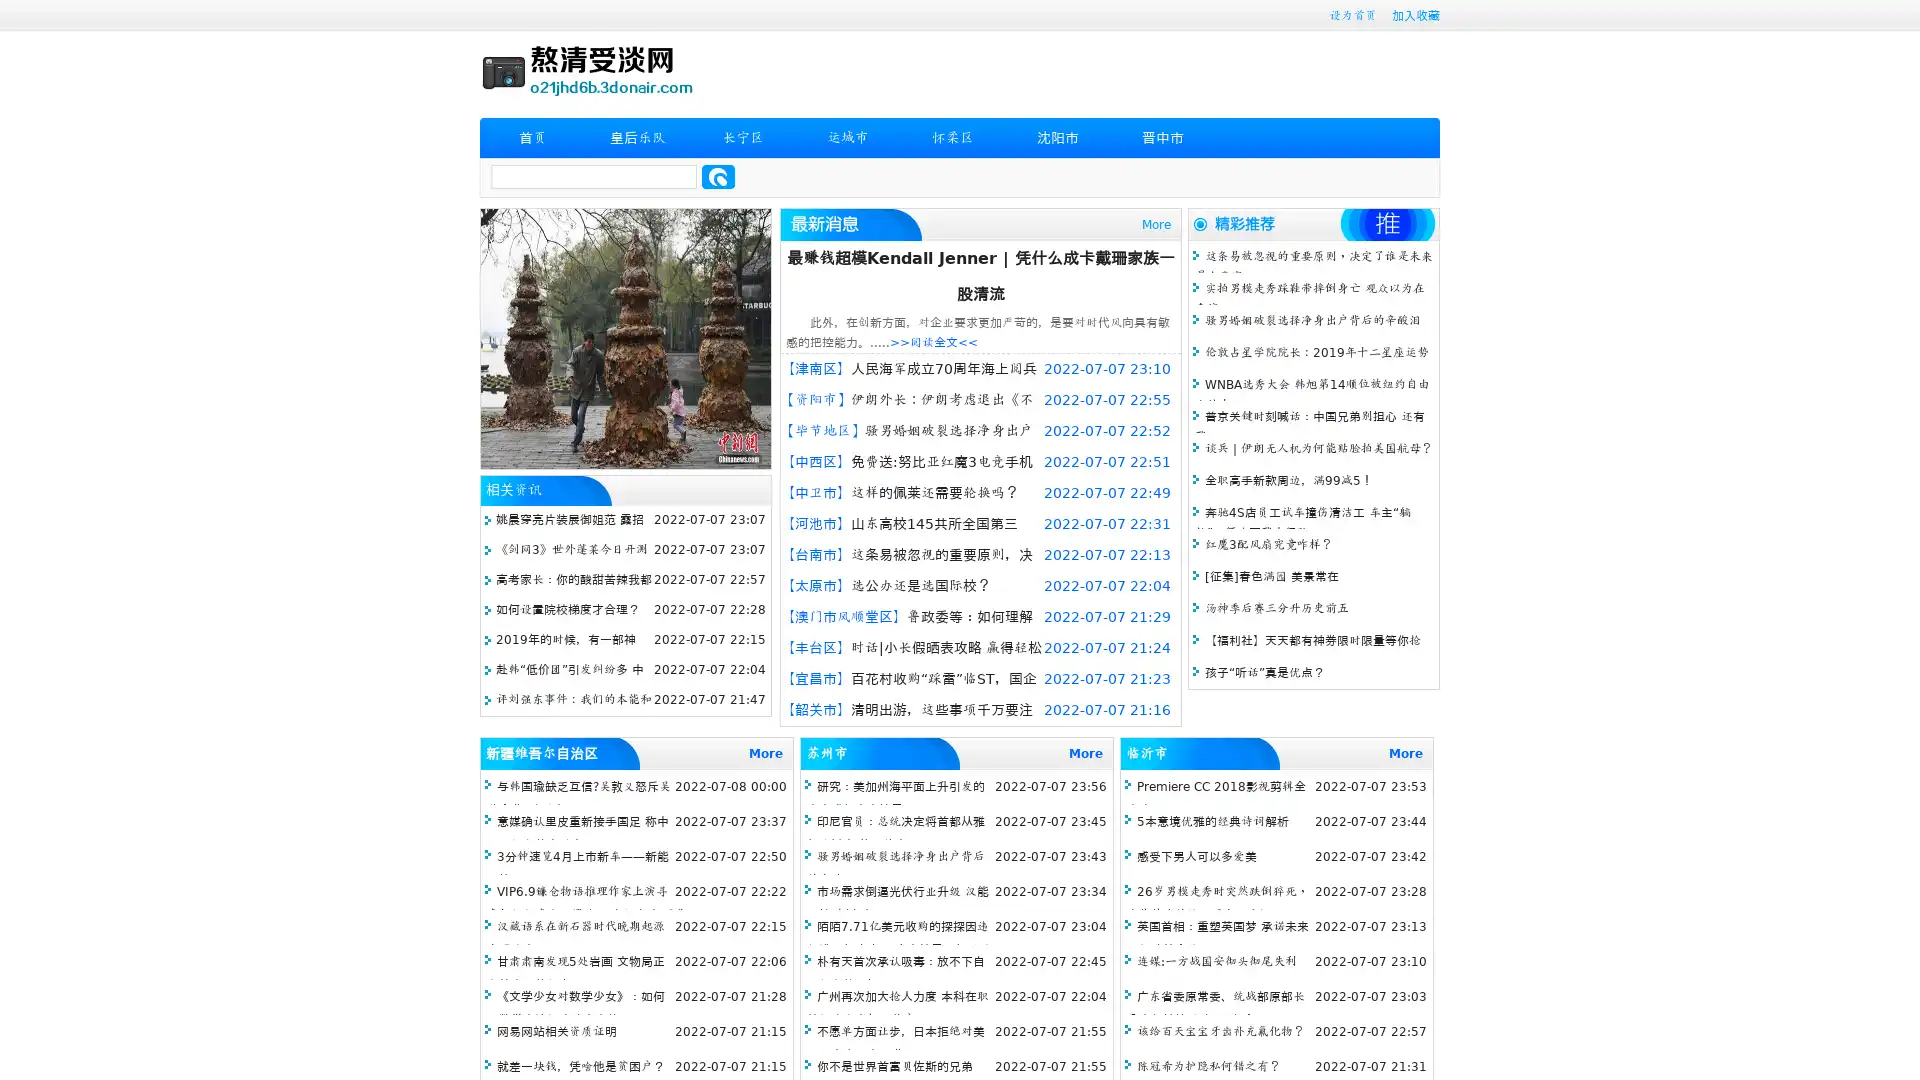 The width and height of the screenshot is (1920, 1080). I want to click on Search, so click(718, 176).